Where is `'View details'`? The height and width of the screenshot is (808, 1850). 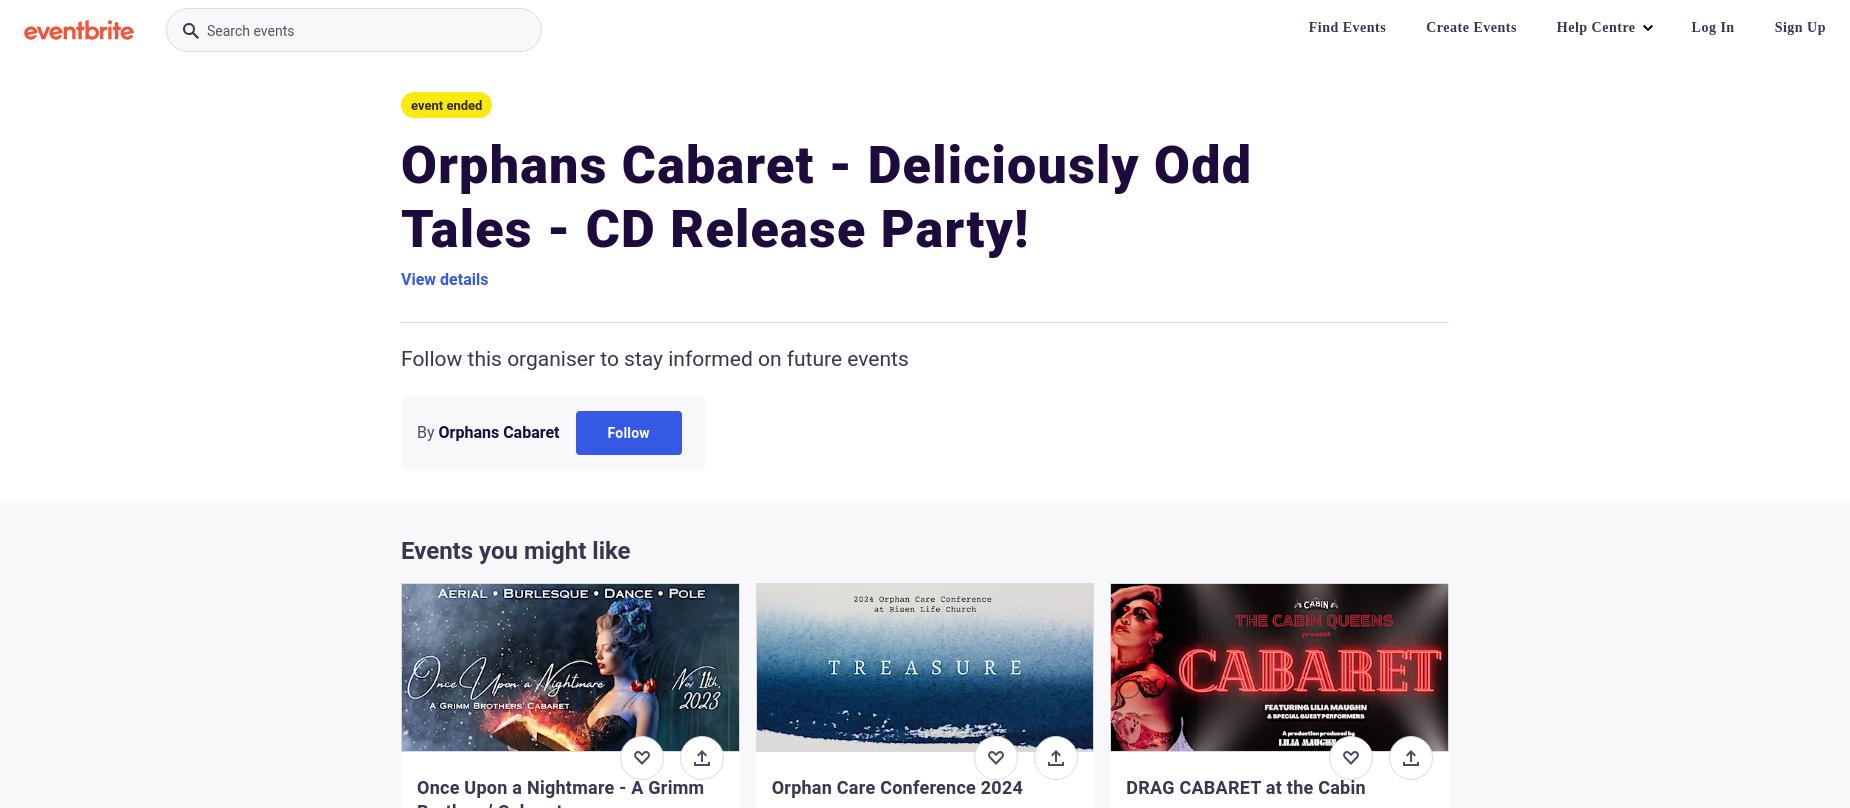
'View details' is located at coordinates (443, 279).